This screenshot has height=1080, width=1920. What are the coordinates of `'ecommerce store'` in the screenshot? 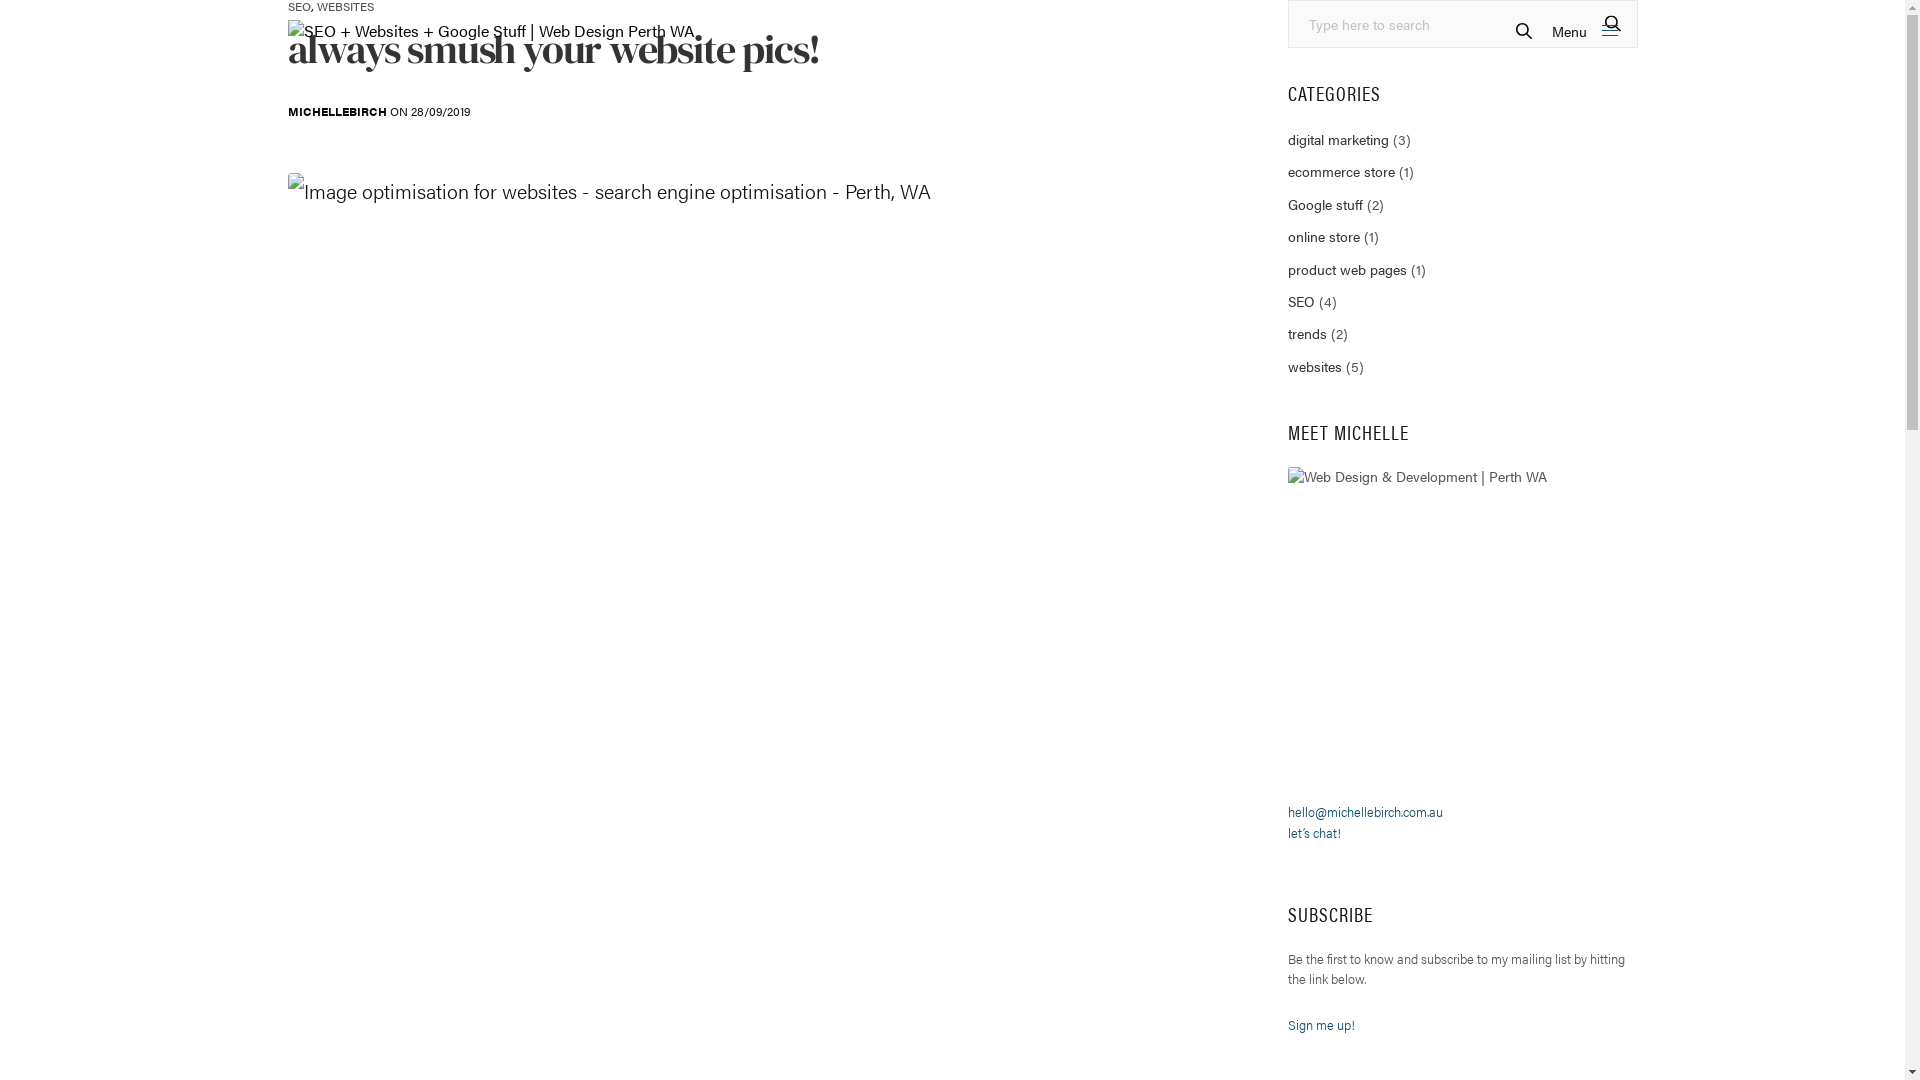 It's located at (1341, 169).